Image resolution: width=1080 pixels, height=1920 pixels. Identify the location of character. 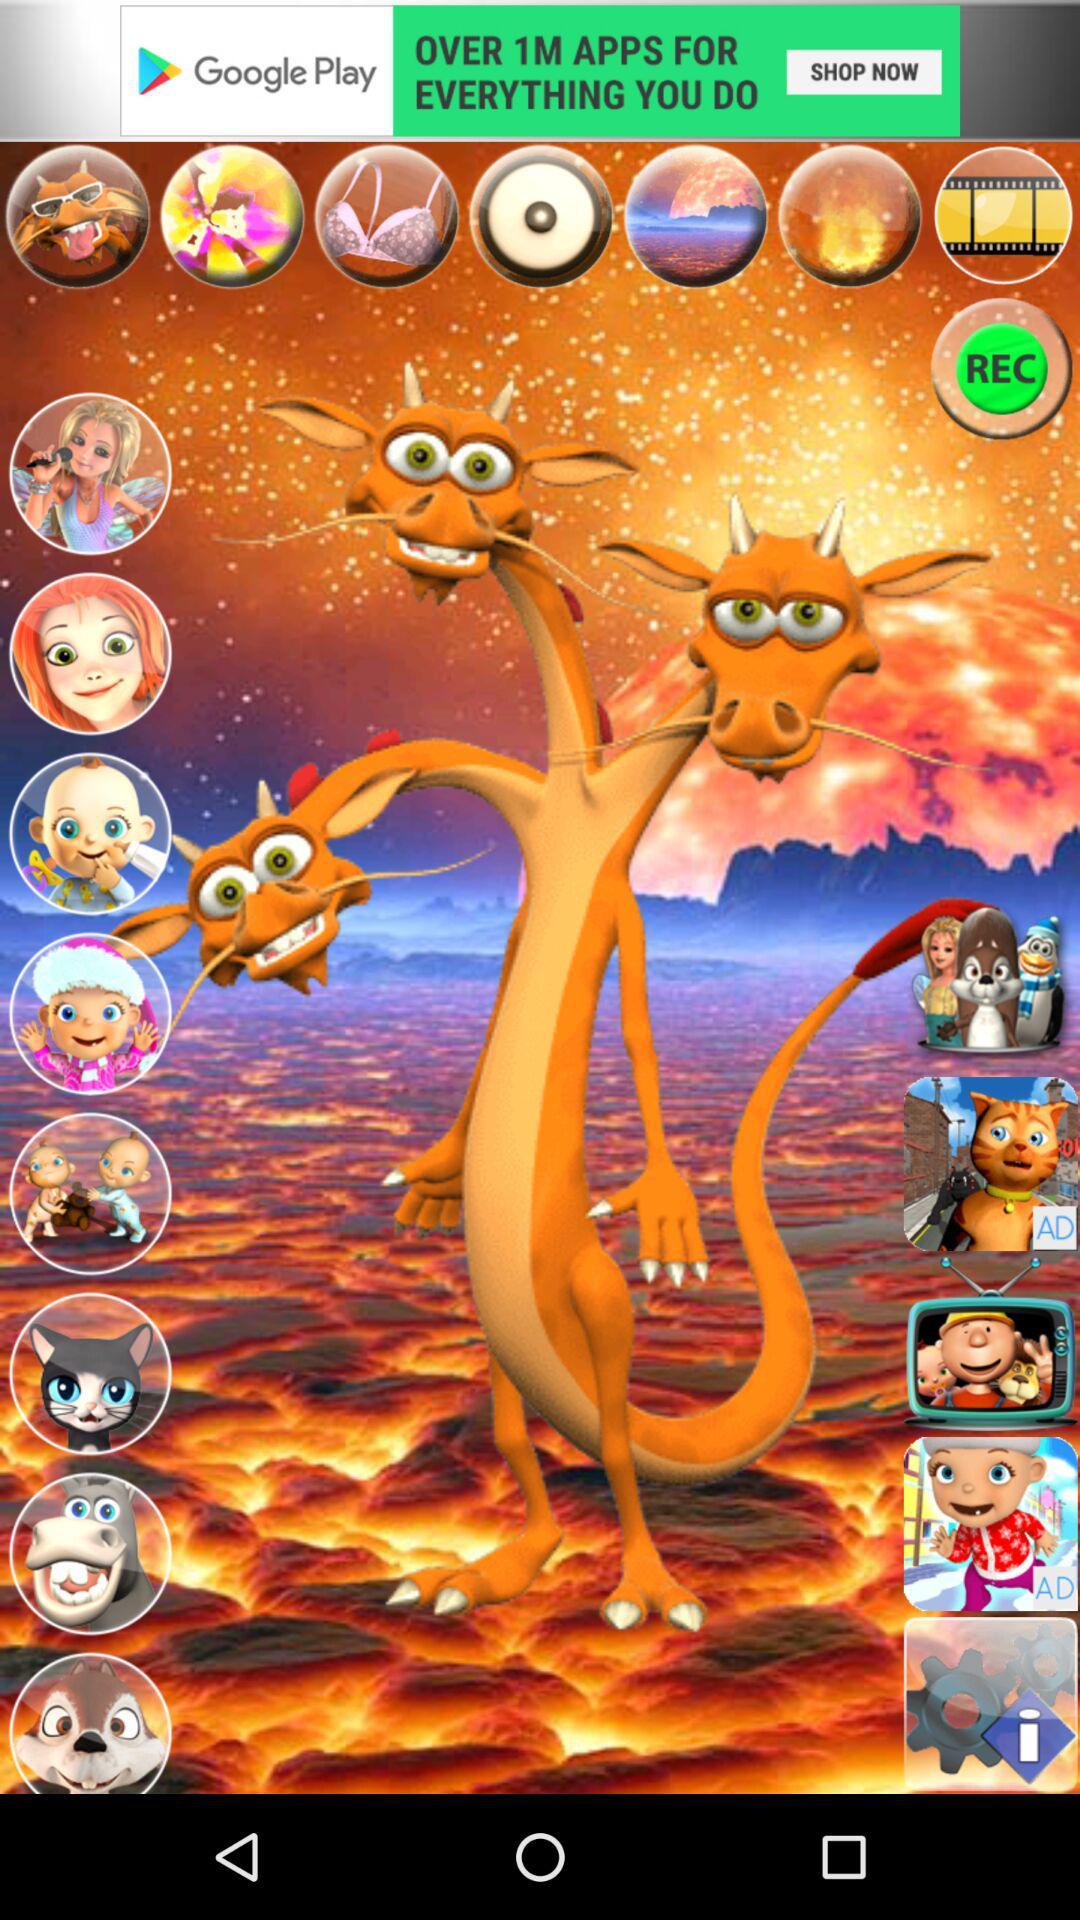
(990, 1163).